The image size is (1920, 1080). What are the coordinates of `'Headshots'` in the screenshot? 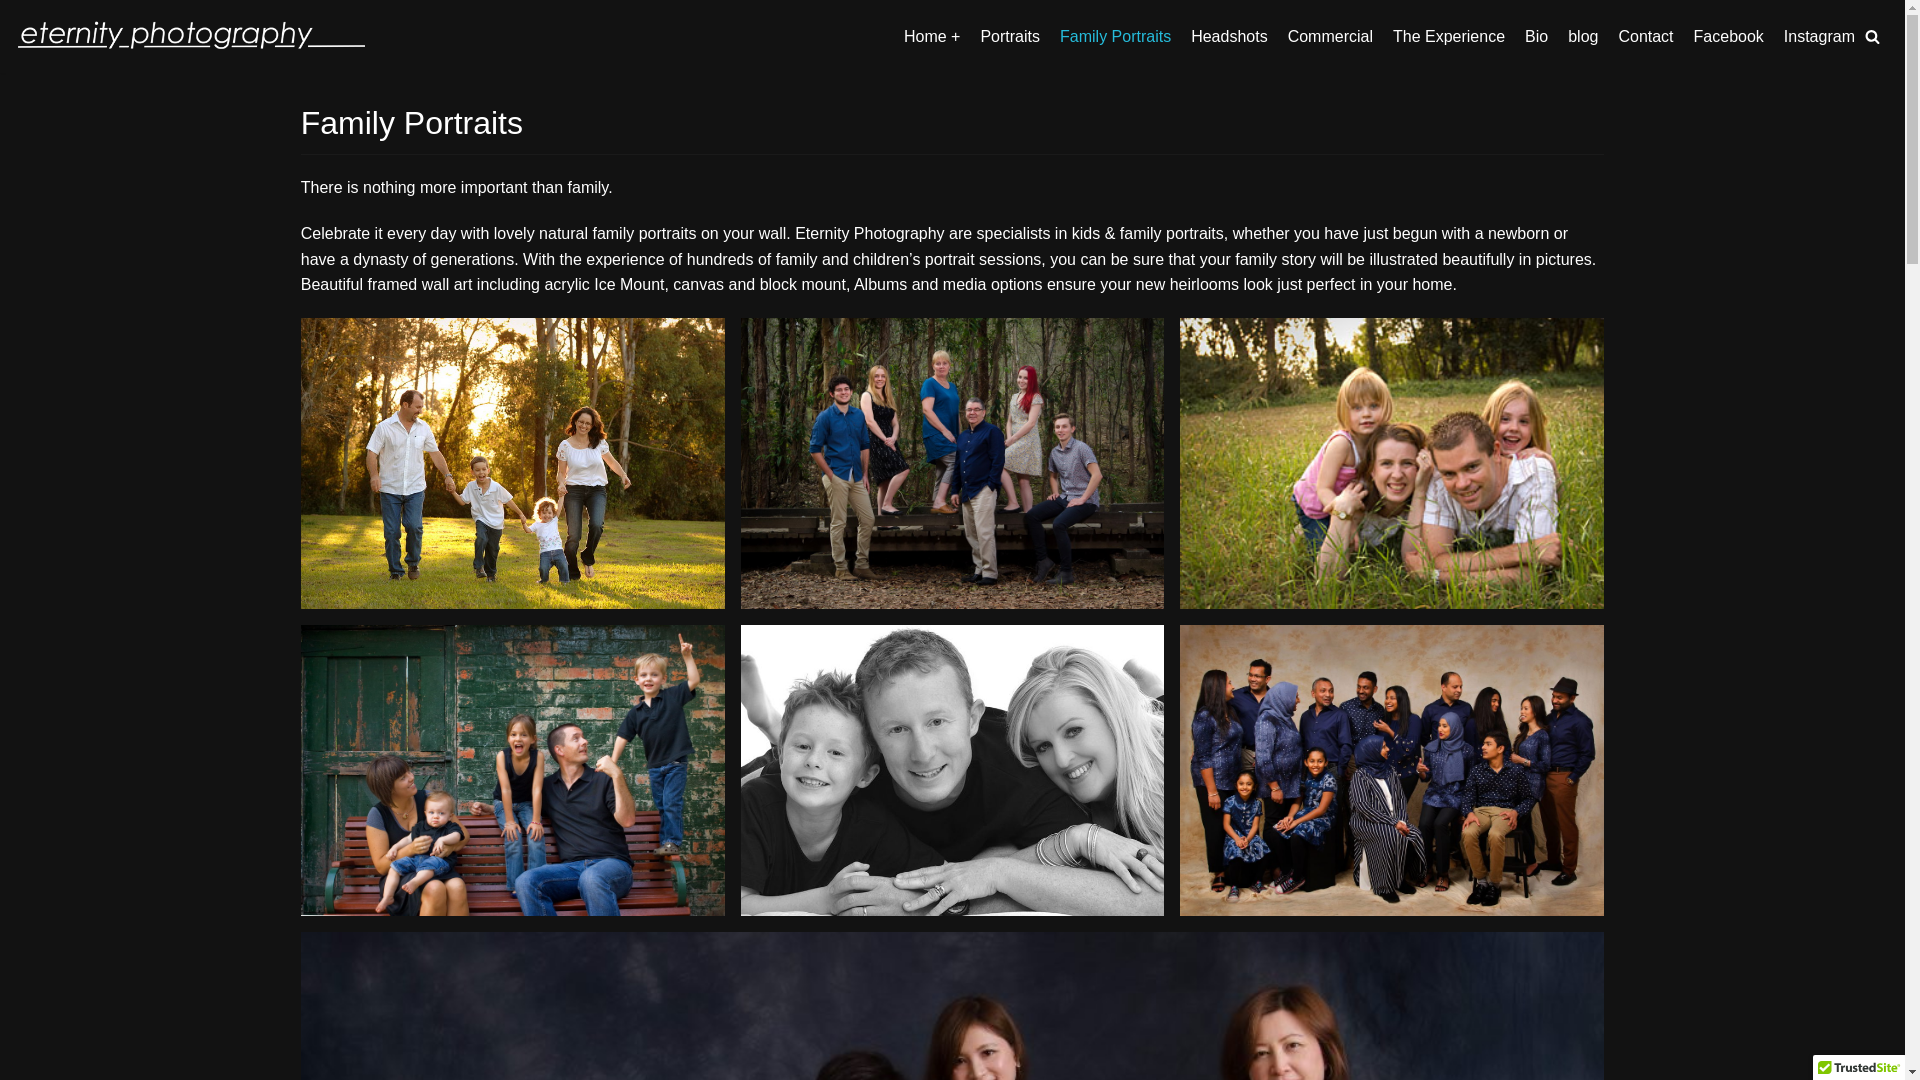 It's located at (1228, 37).